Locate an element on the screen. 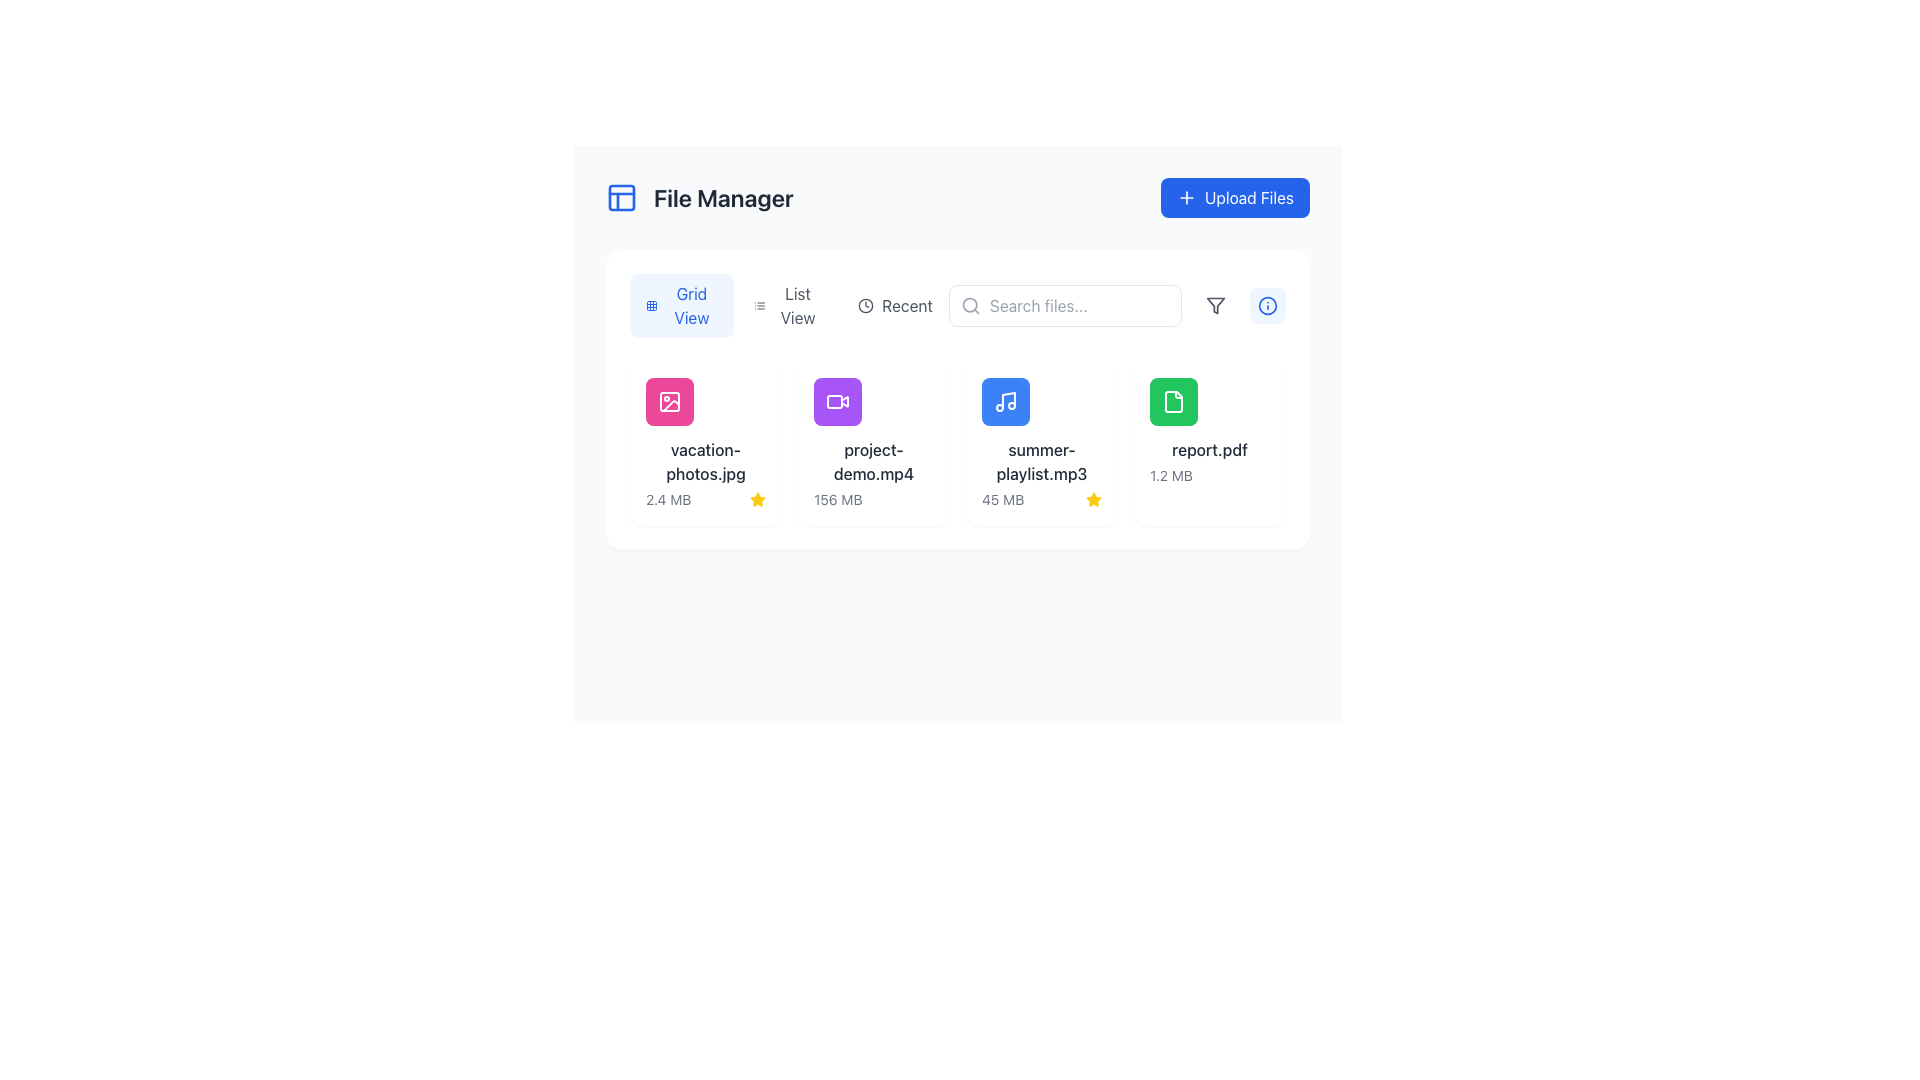  the 'Upload Files' button that contains the plus ('+') icon in the upper-right section of the interface is located at coordinates (1186, 197).